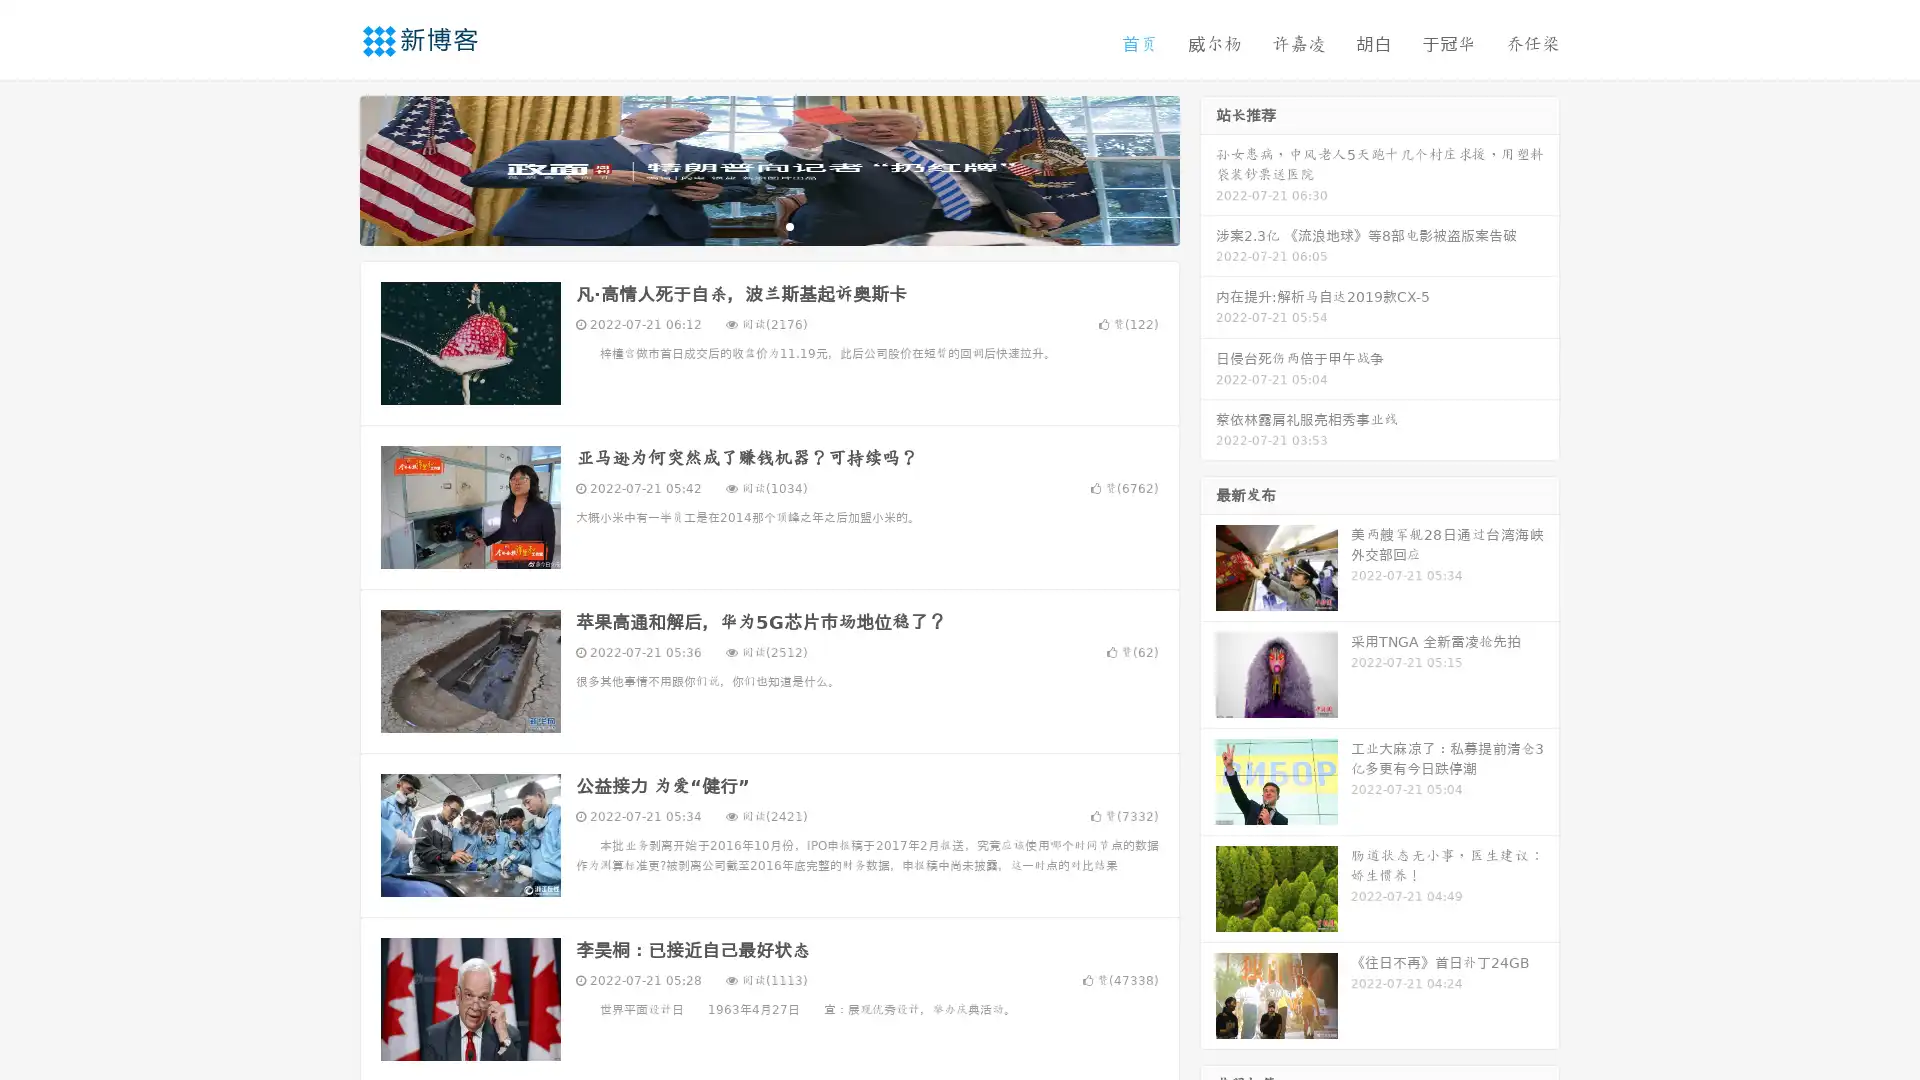 The width and height of the screenshot is (1920, 1080). What do you see at coordinates (330, 168) in the screenshot?
I see `Previous slide` at bounding box center [330, 168].